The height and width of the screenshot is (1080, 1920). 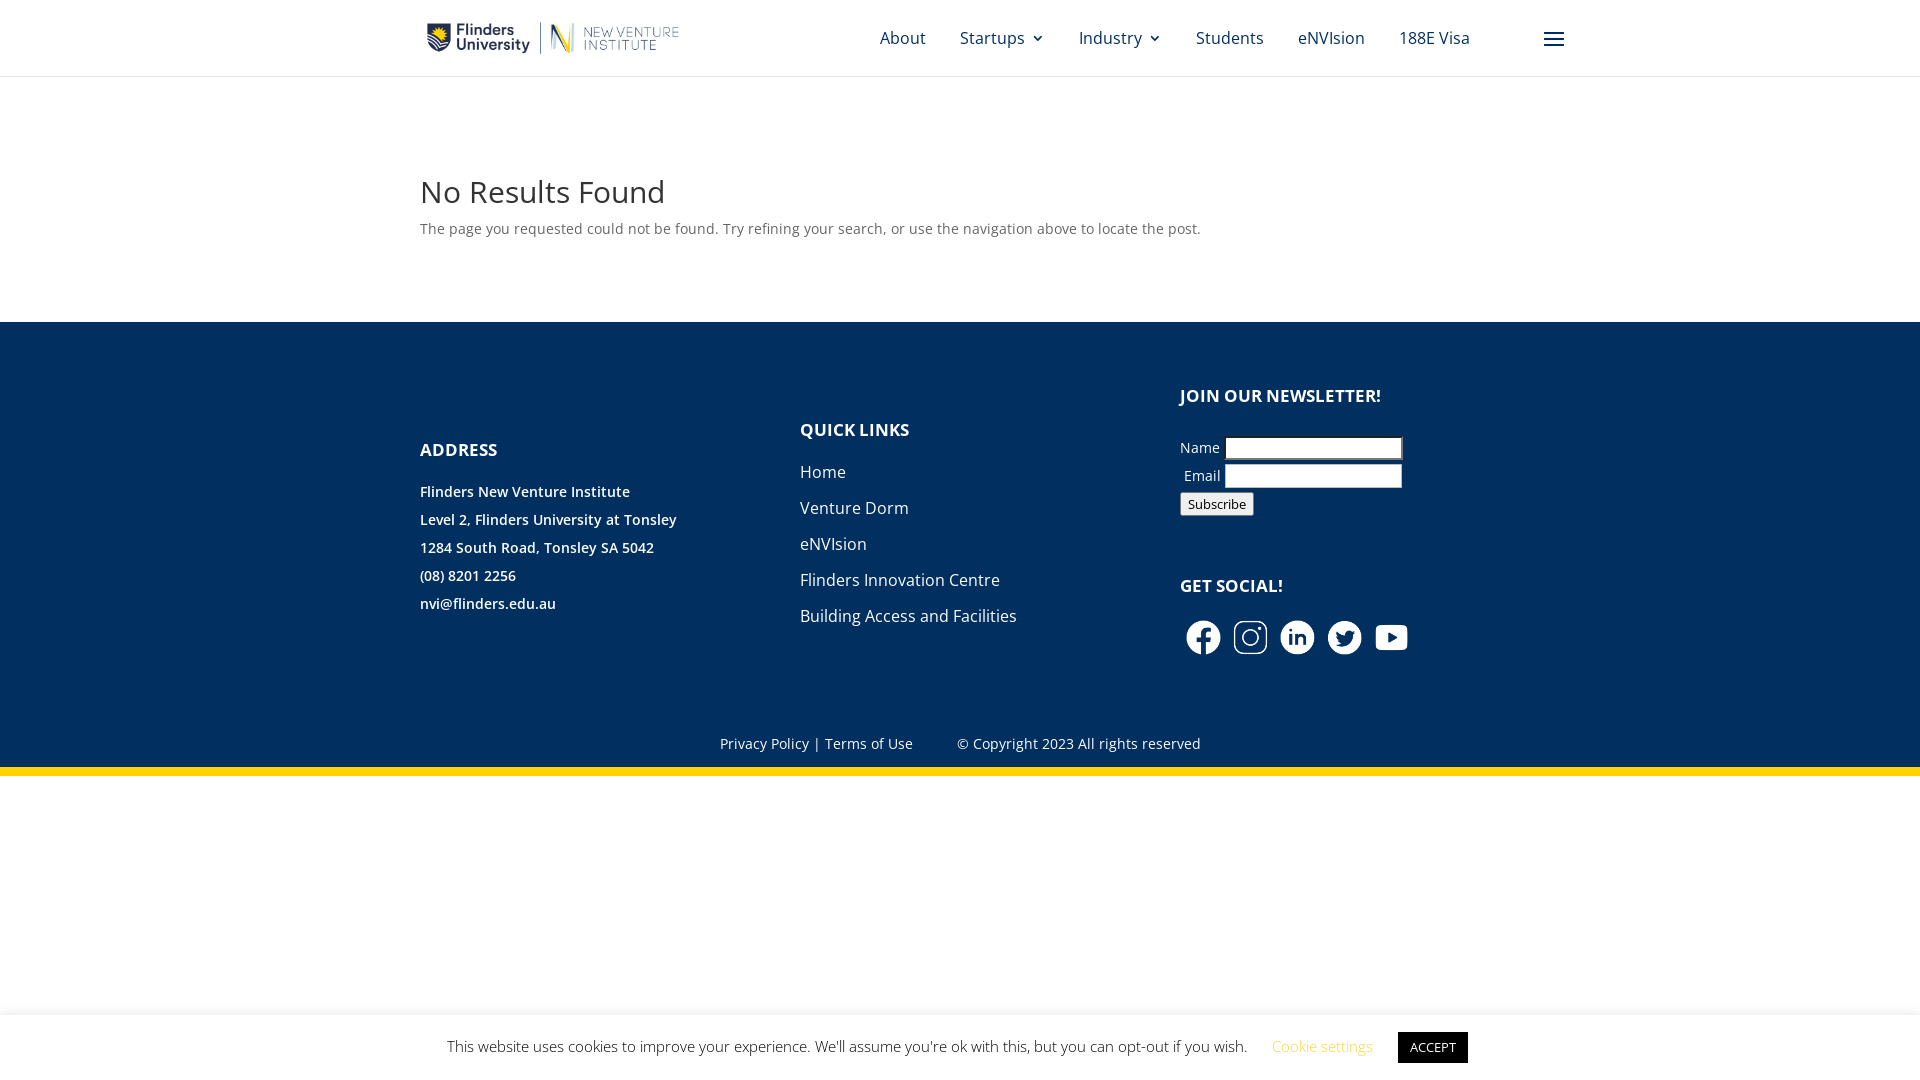 What do you see at coordinates (1249, 637) in the screenshot?
I see `'Instagram'` at bounding box center [1249, 637].